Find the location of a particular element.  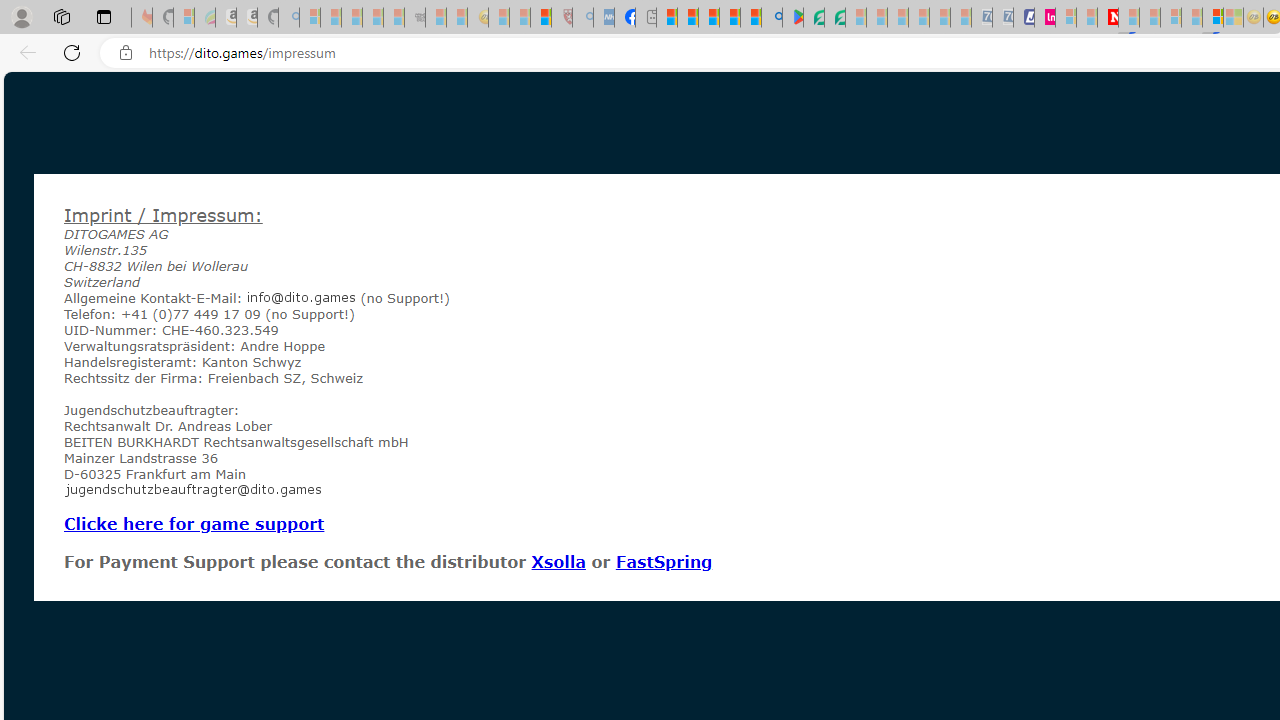

'FastSpring' is located at coordinates (663, 561).